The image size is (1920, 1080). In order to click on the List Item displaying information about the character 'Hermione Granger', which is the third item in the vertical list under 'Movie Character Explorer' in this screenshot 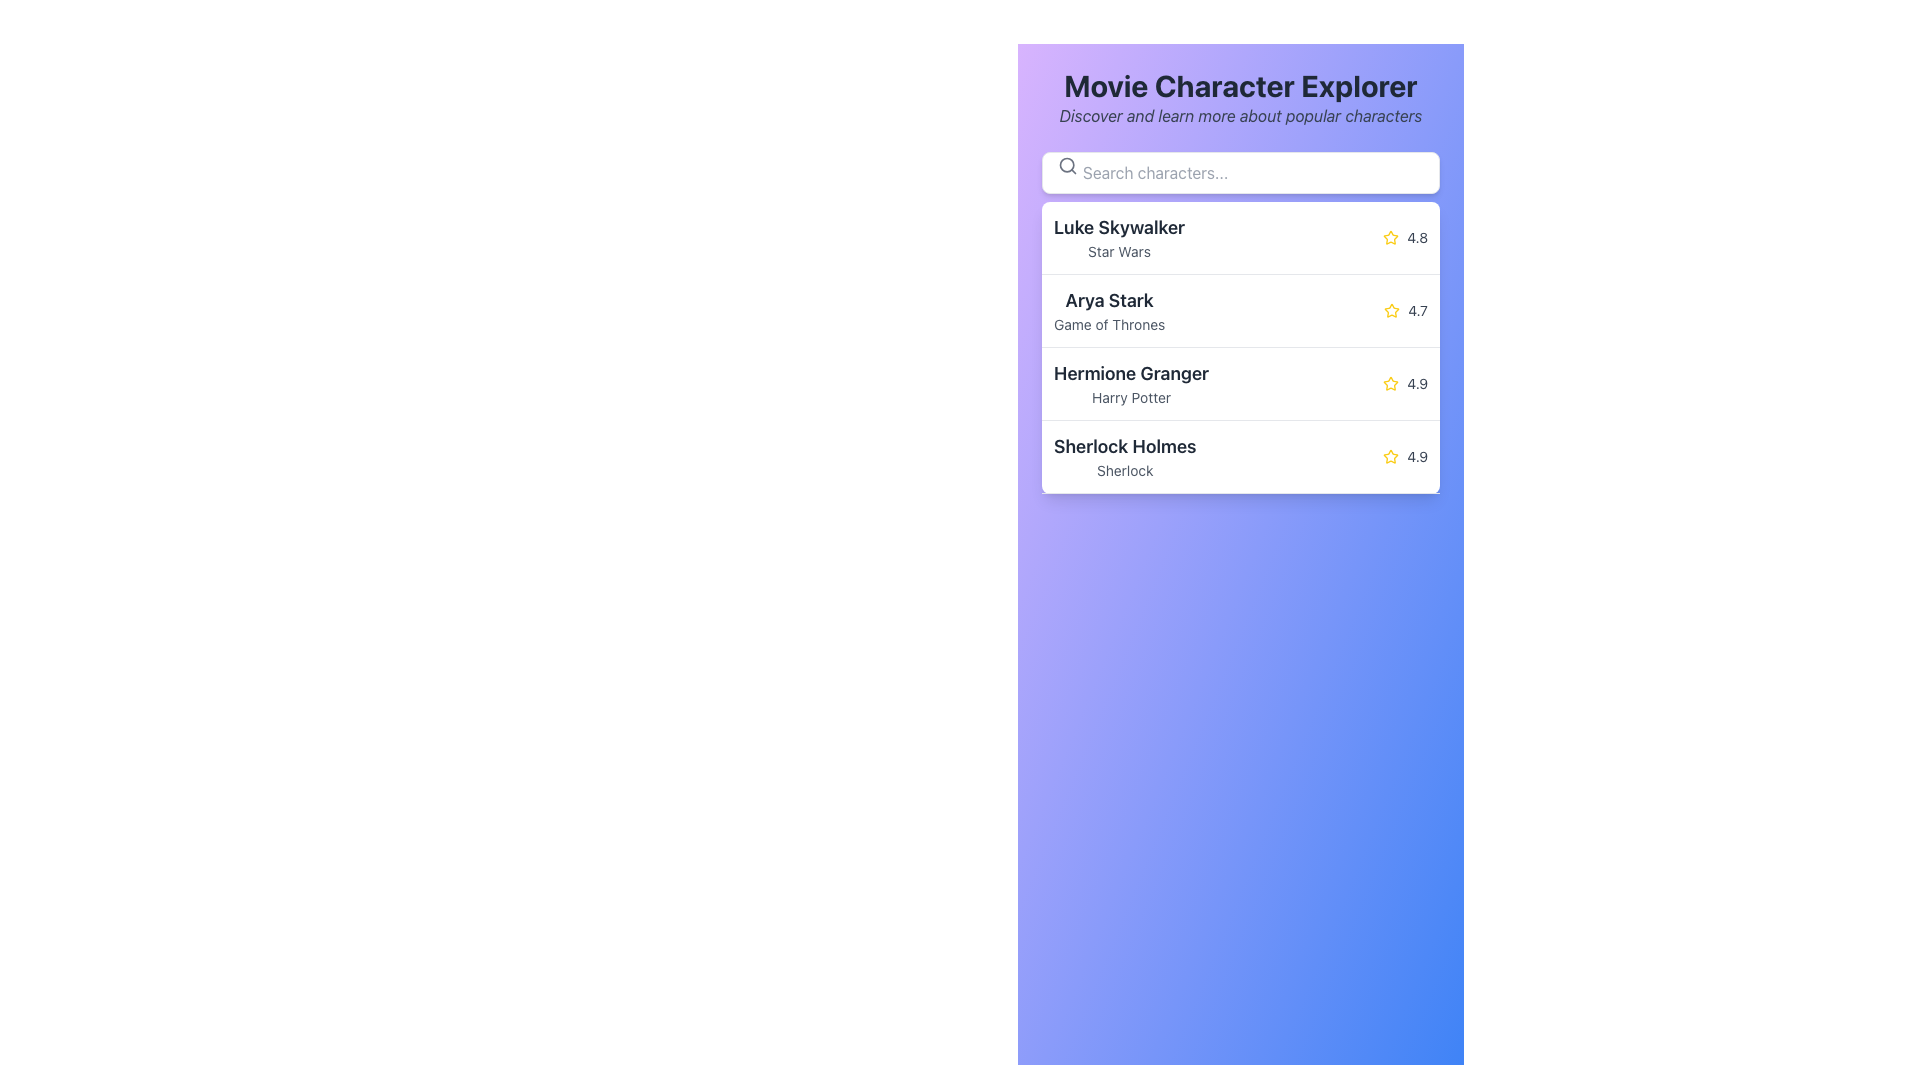, I will do `click(1240, 384)`.